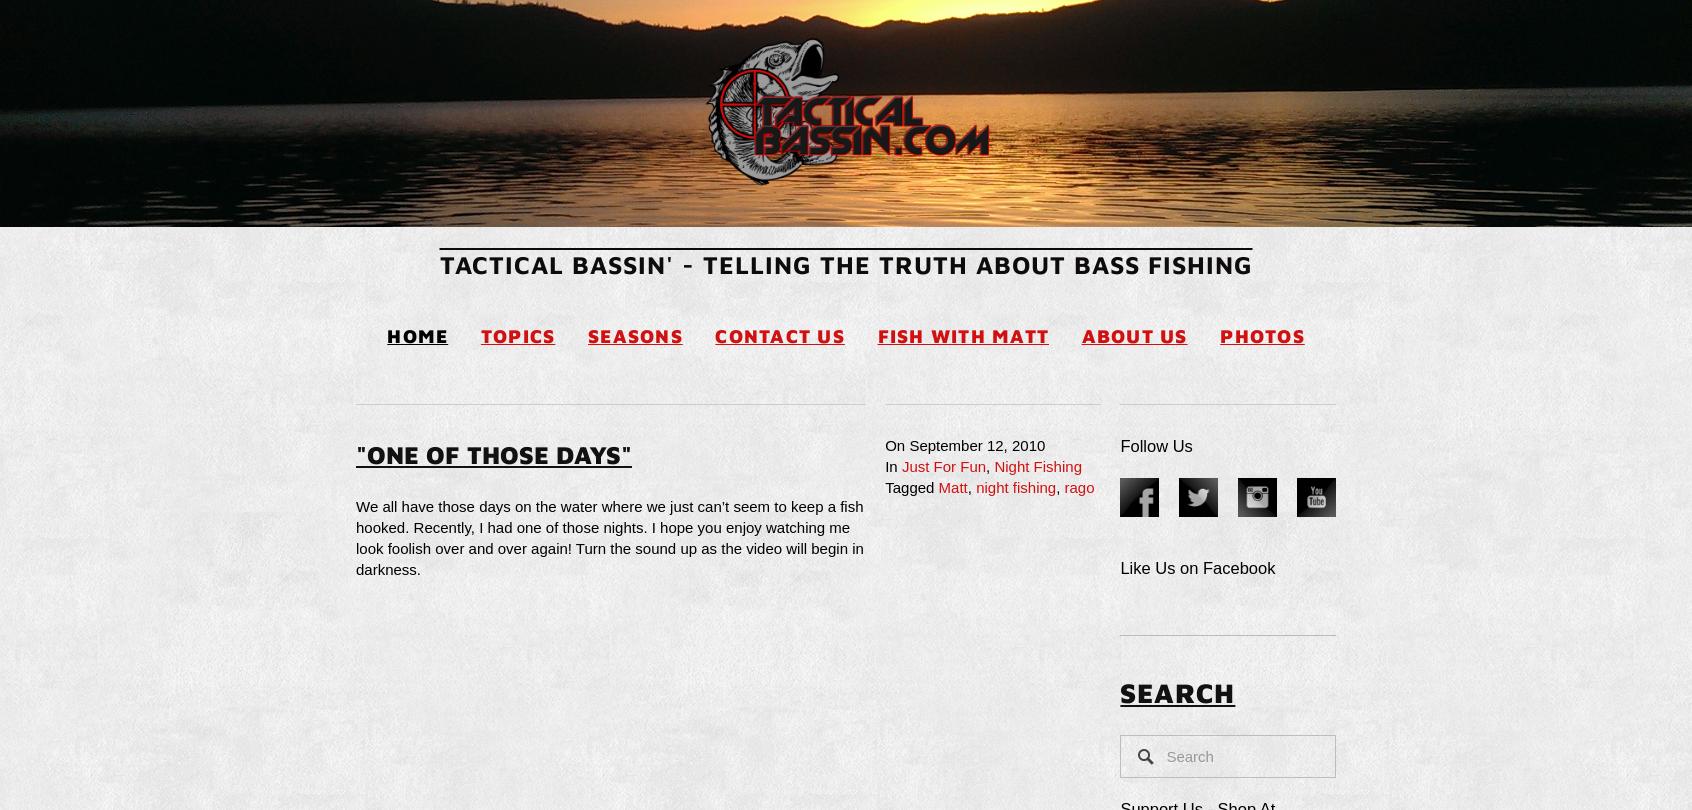  Describe the element at coordinates (417, 334) in the screenshot. I see `'Home'` at that location.